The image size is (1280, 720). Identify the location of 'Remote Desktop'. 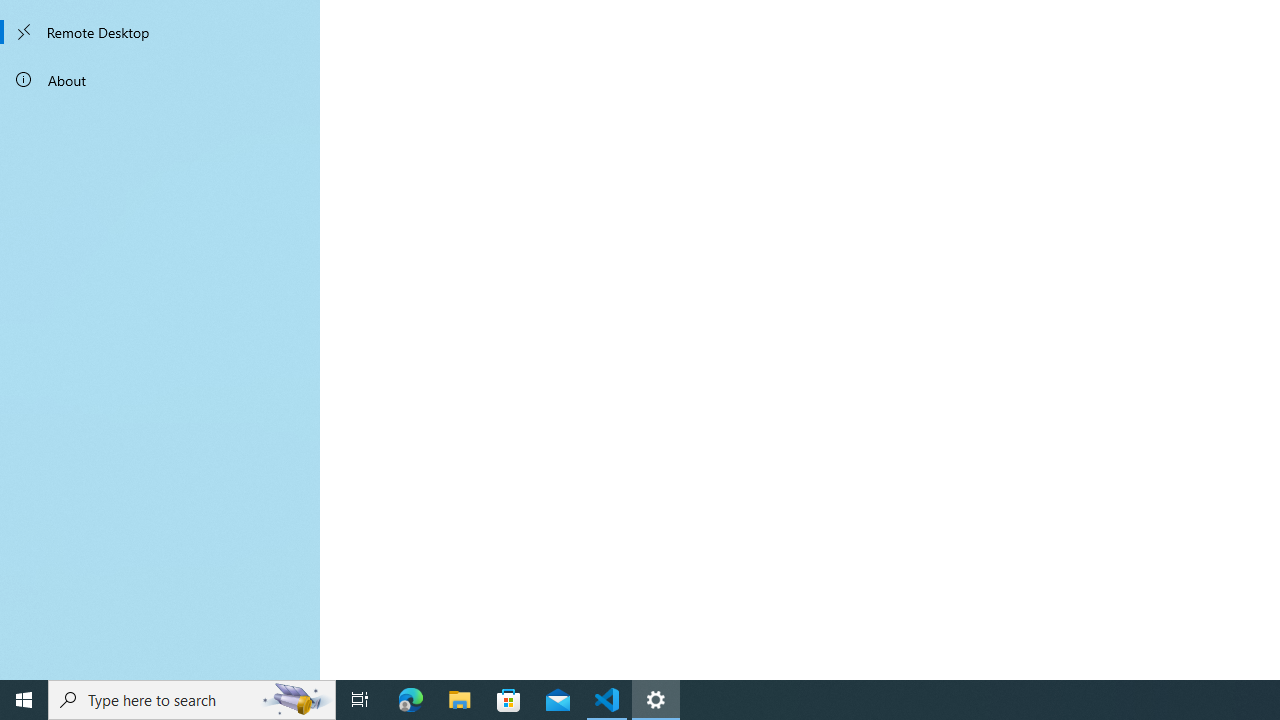
(160, 32).